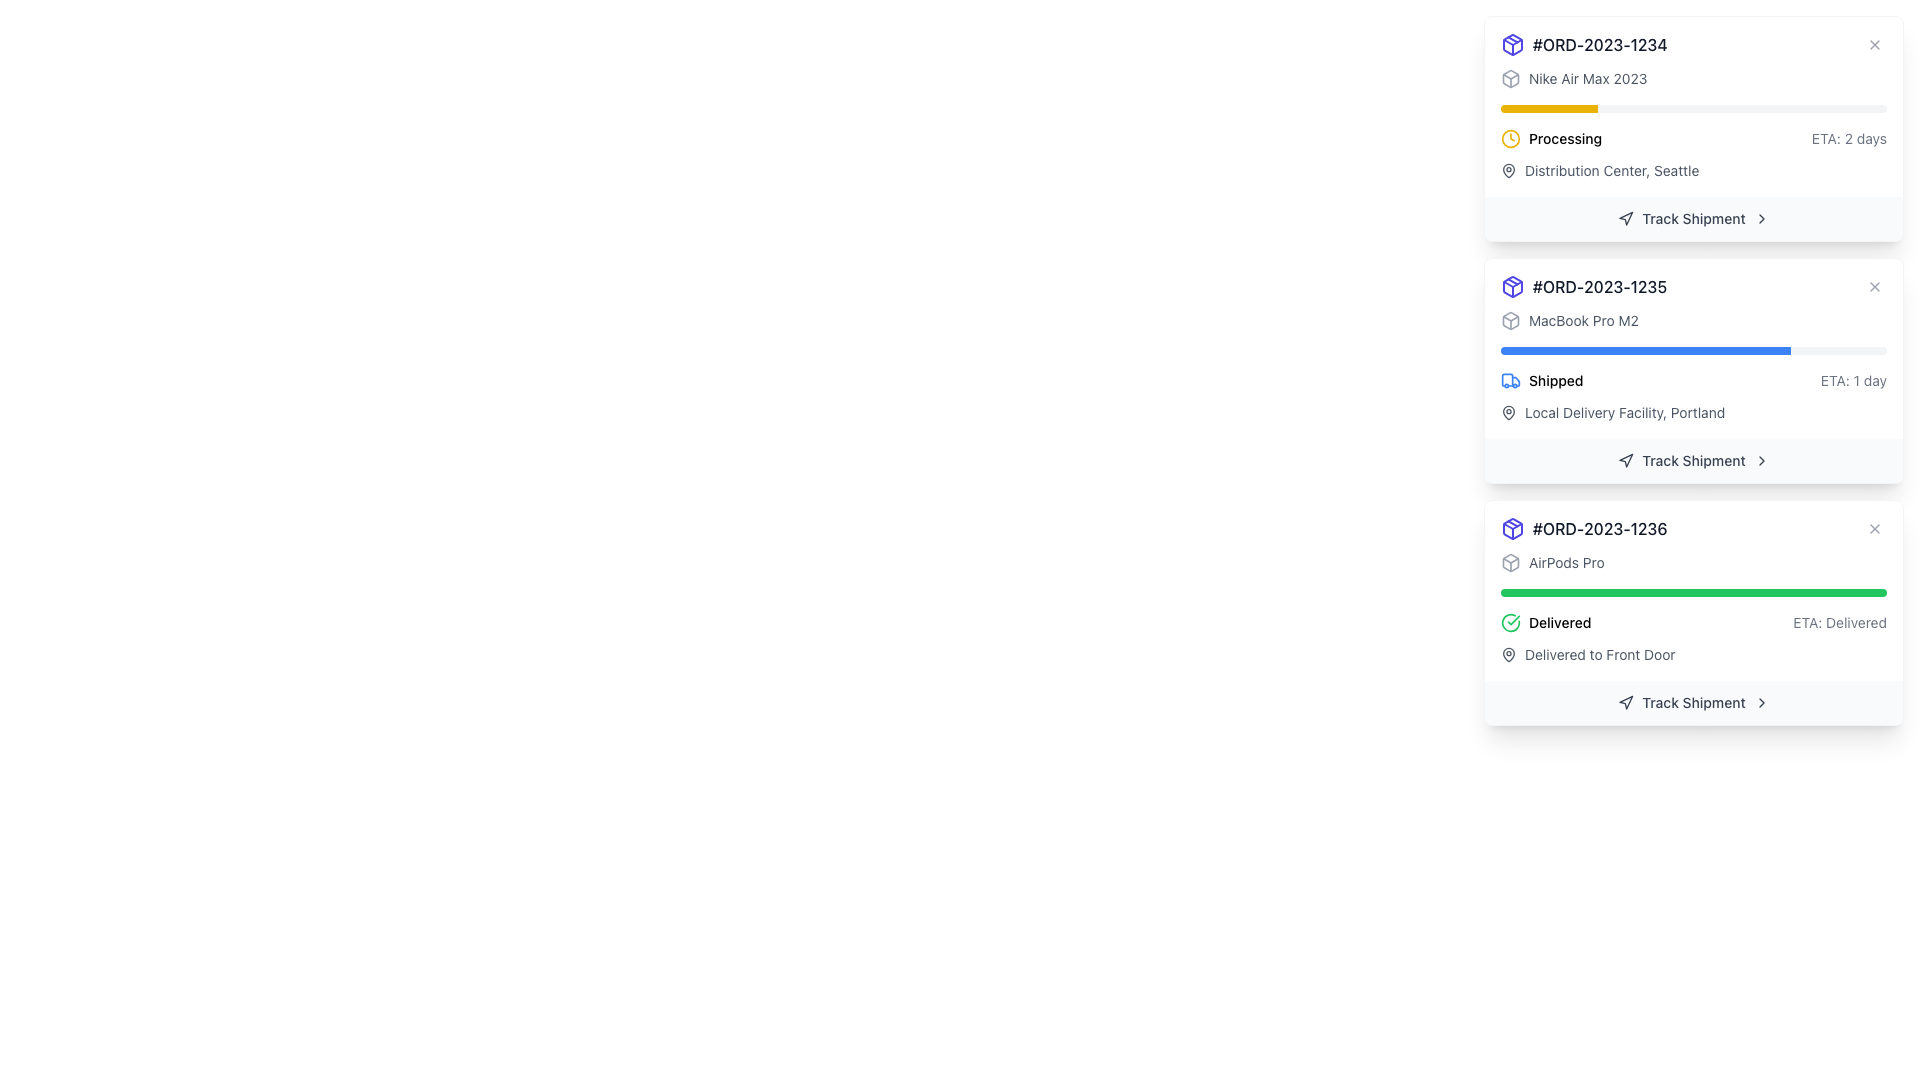 The width and height of the screenshot is (1920, 1080). I want to click on the map pin icon located to the left of the text 'Local Delivery Facility, Portland' in the second card under the 'Shipped' status heading, so click(1508, 411).